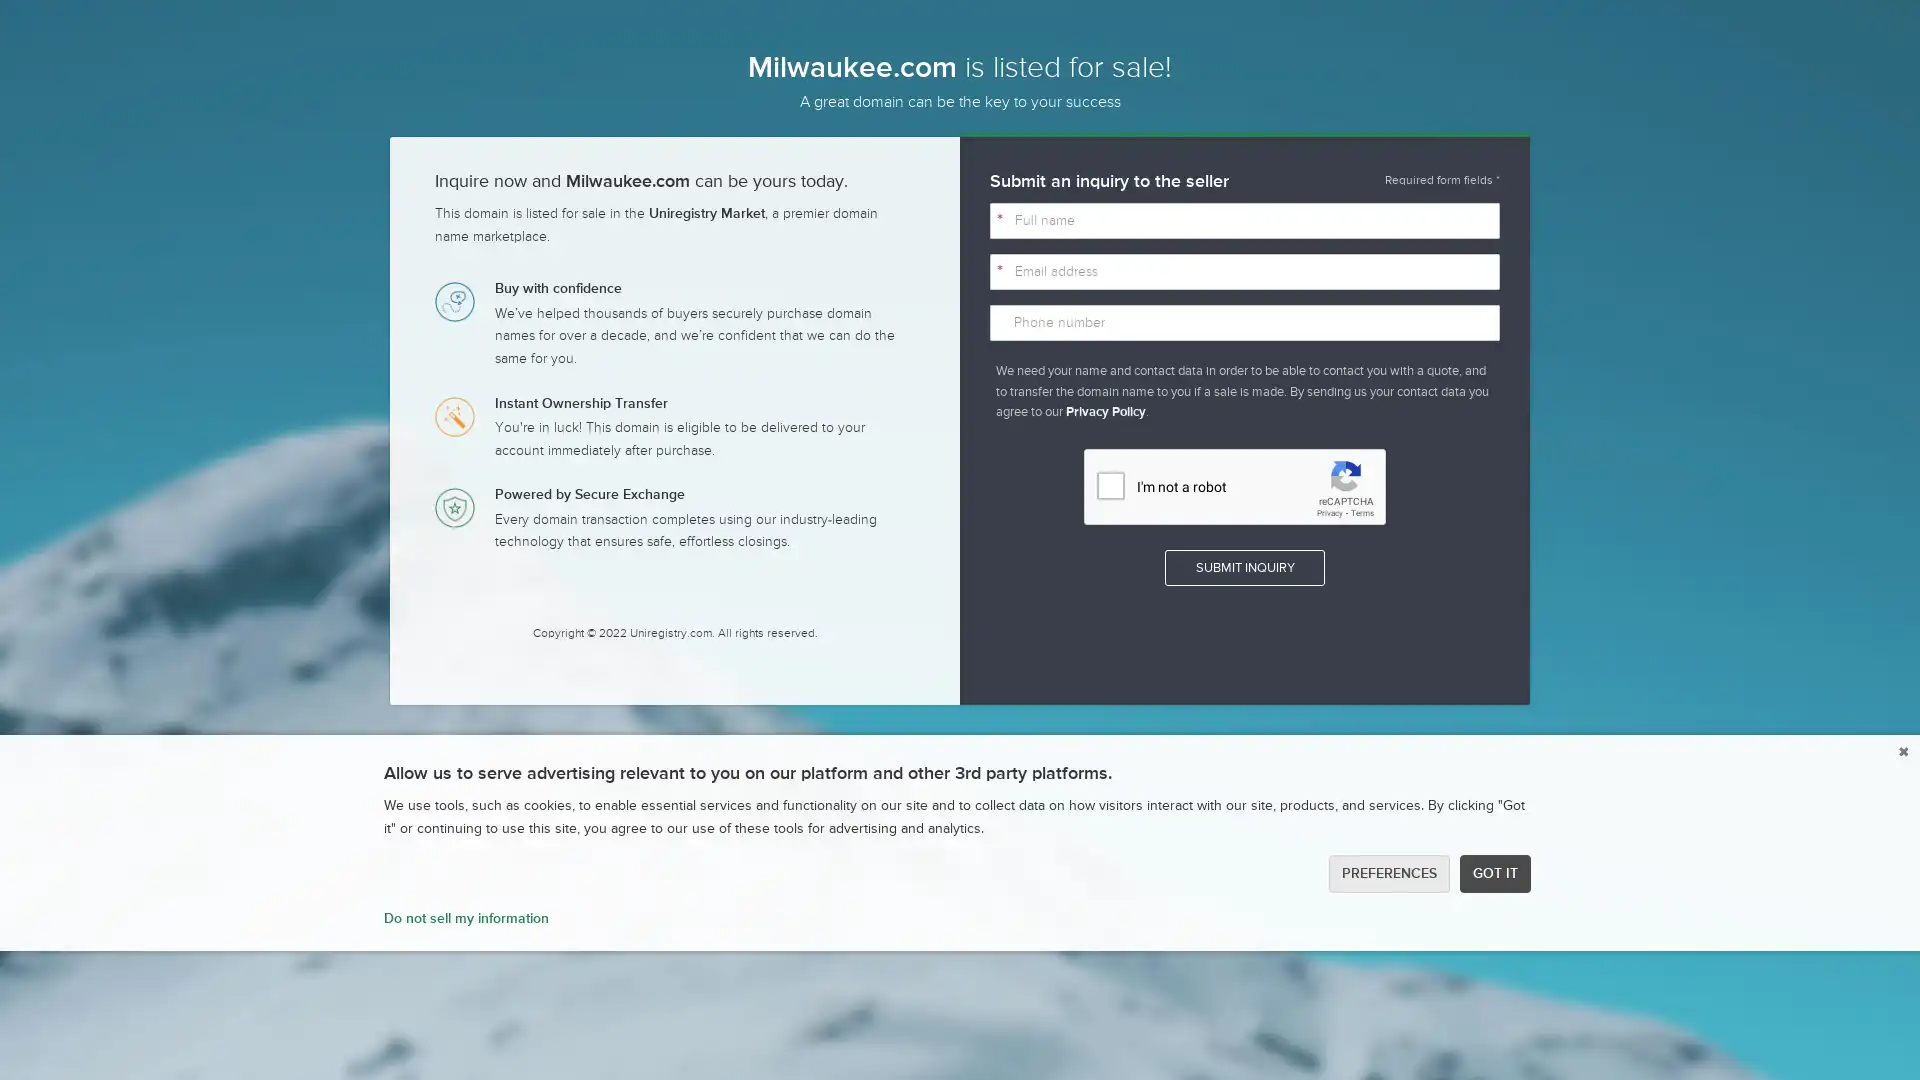  What do you see at coordinates (1243, 567) in the screenshot?
I see `SUBMIT INQUIRY` at bounding box center [1243, 567].